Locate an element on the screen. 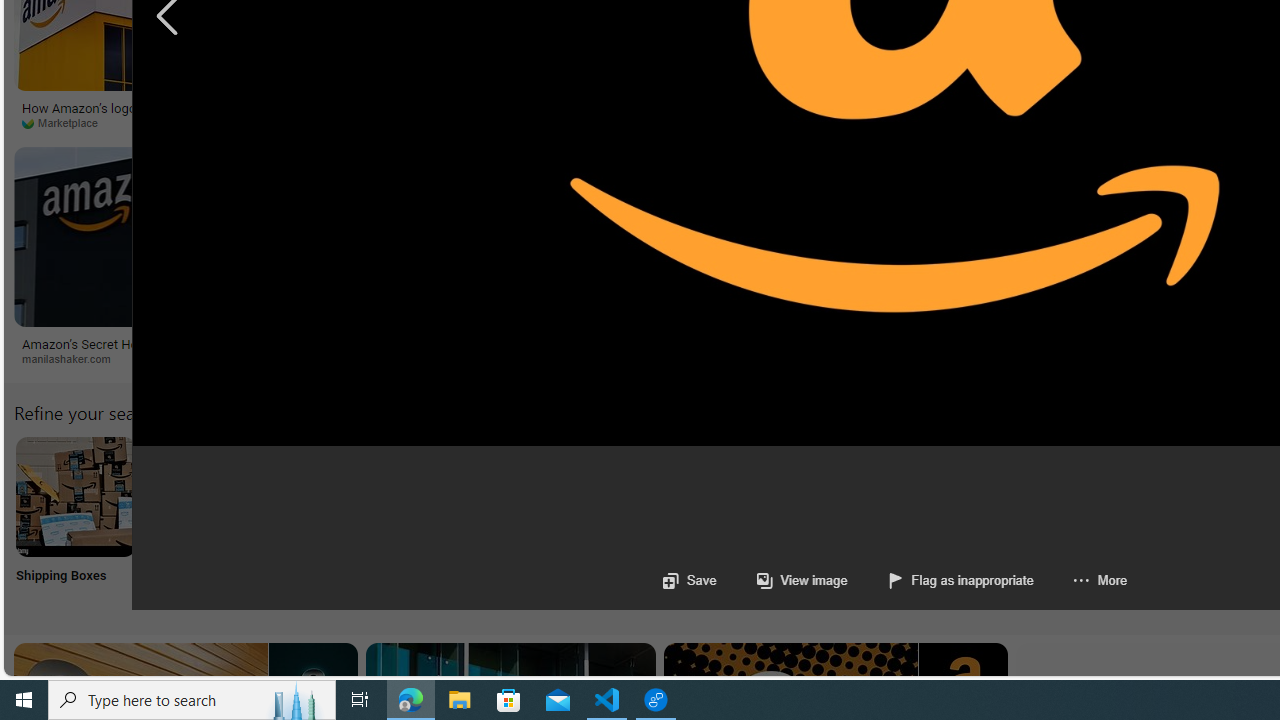  'Save' is located at coordinates (689, 580).